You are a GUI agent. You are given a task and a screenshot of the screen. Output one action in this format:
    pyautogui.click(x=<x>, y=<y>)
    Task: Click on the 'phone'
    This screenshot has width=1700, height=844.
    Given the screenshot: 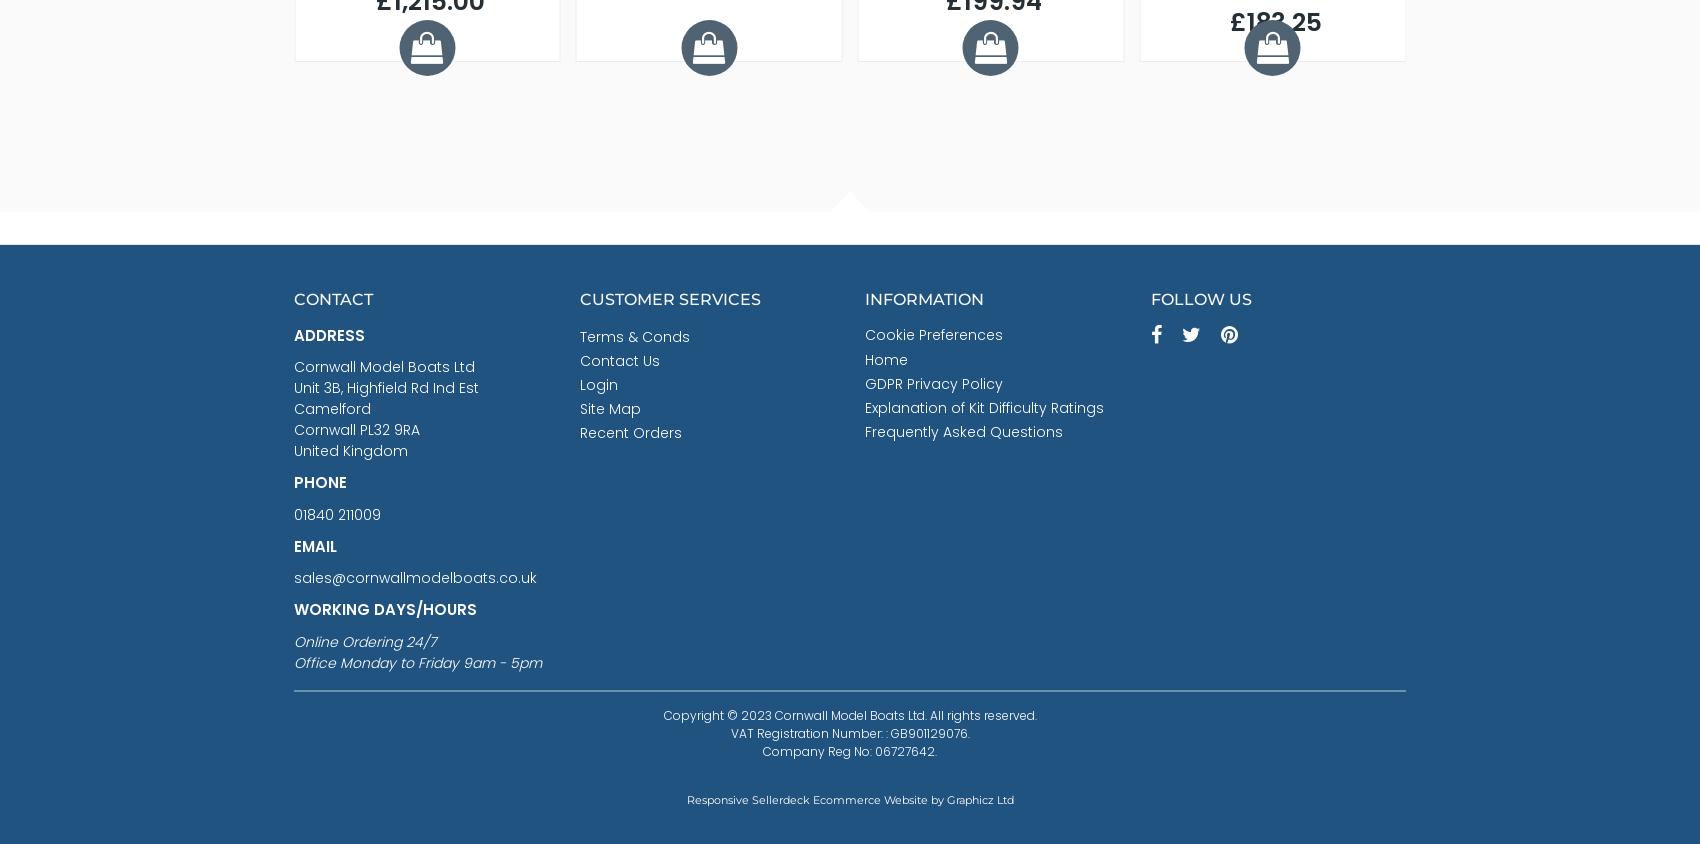 What is the action you would take?
    pyautogui.click(x=319, y=481)
    